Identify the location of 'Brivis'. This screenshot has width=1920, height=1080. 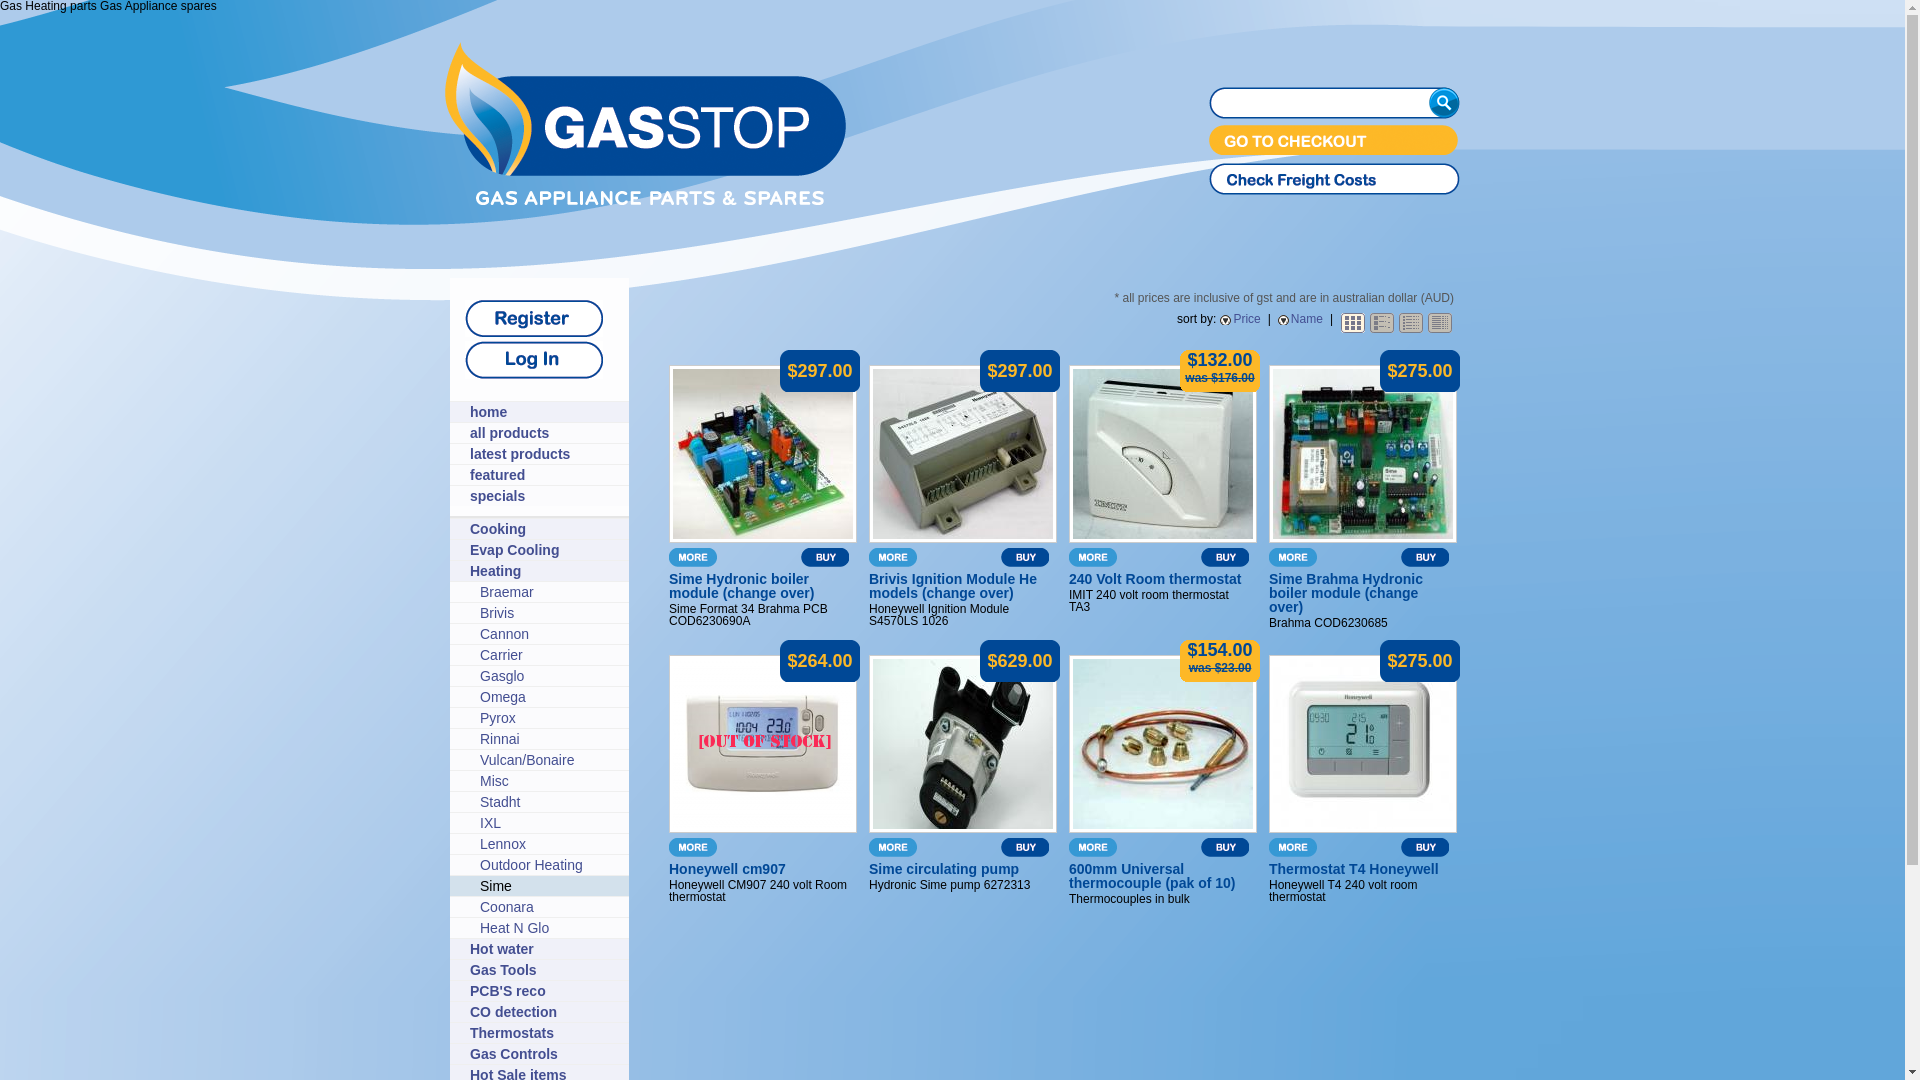
(549, 612).